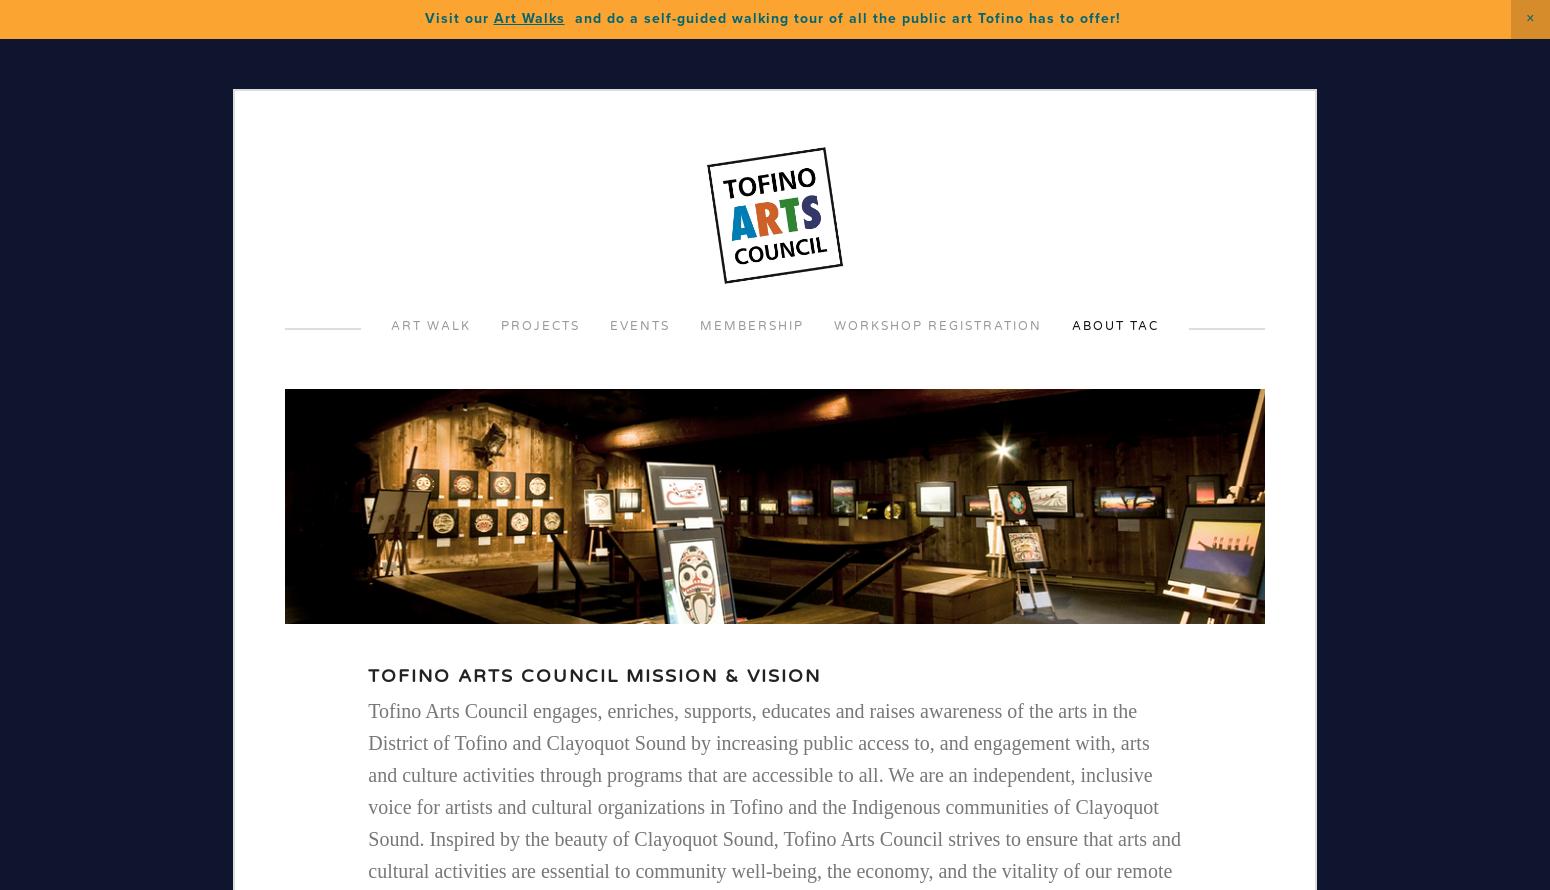 The image size is (1550, 890). I want to click on 'About TAC', so click(1114, 325).